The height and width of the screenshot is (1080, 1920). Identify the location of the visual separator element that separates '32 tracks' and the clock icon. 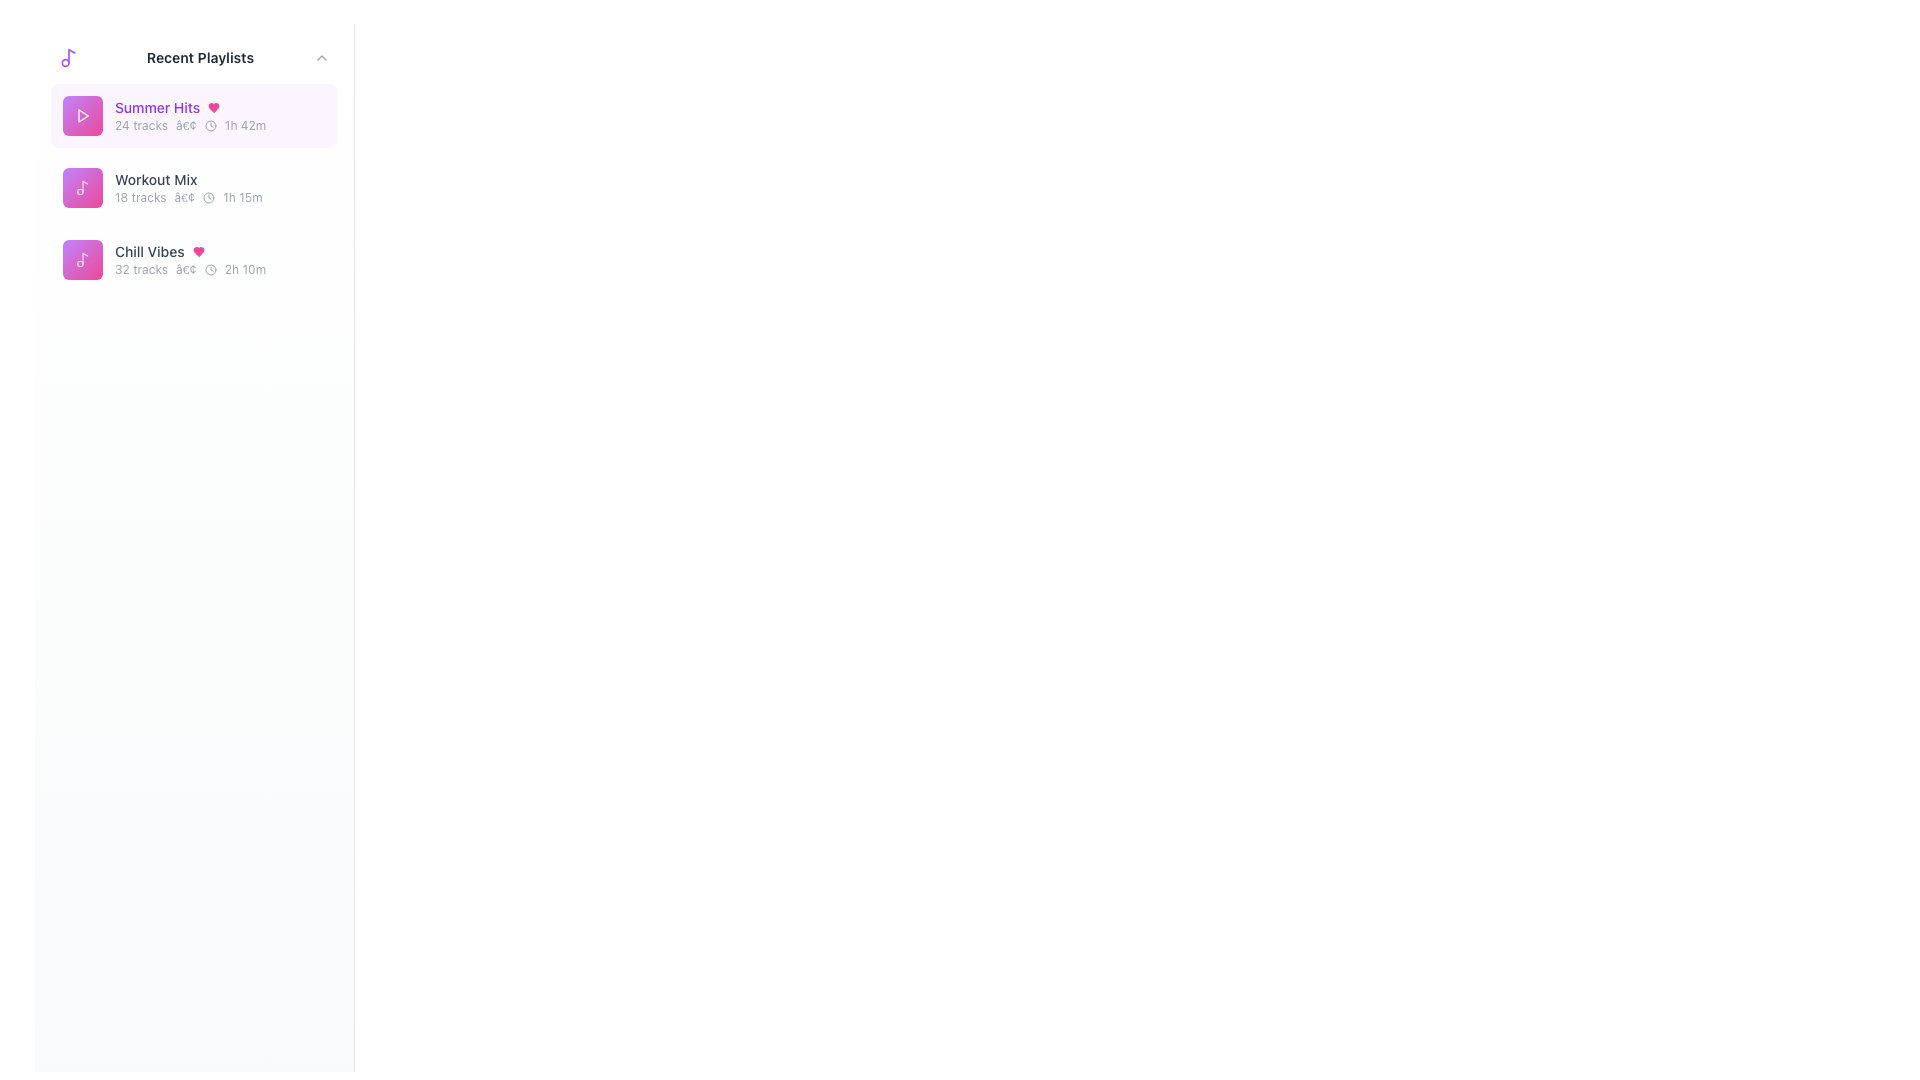
(186, 270).